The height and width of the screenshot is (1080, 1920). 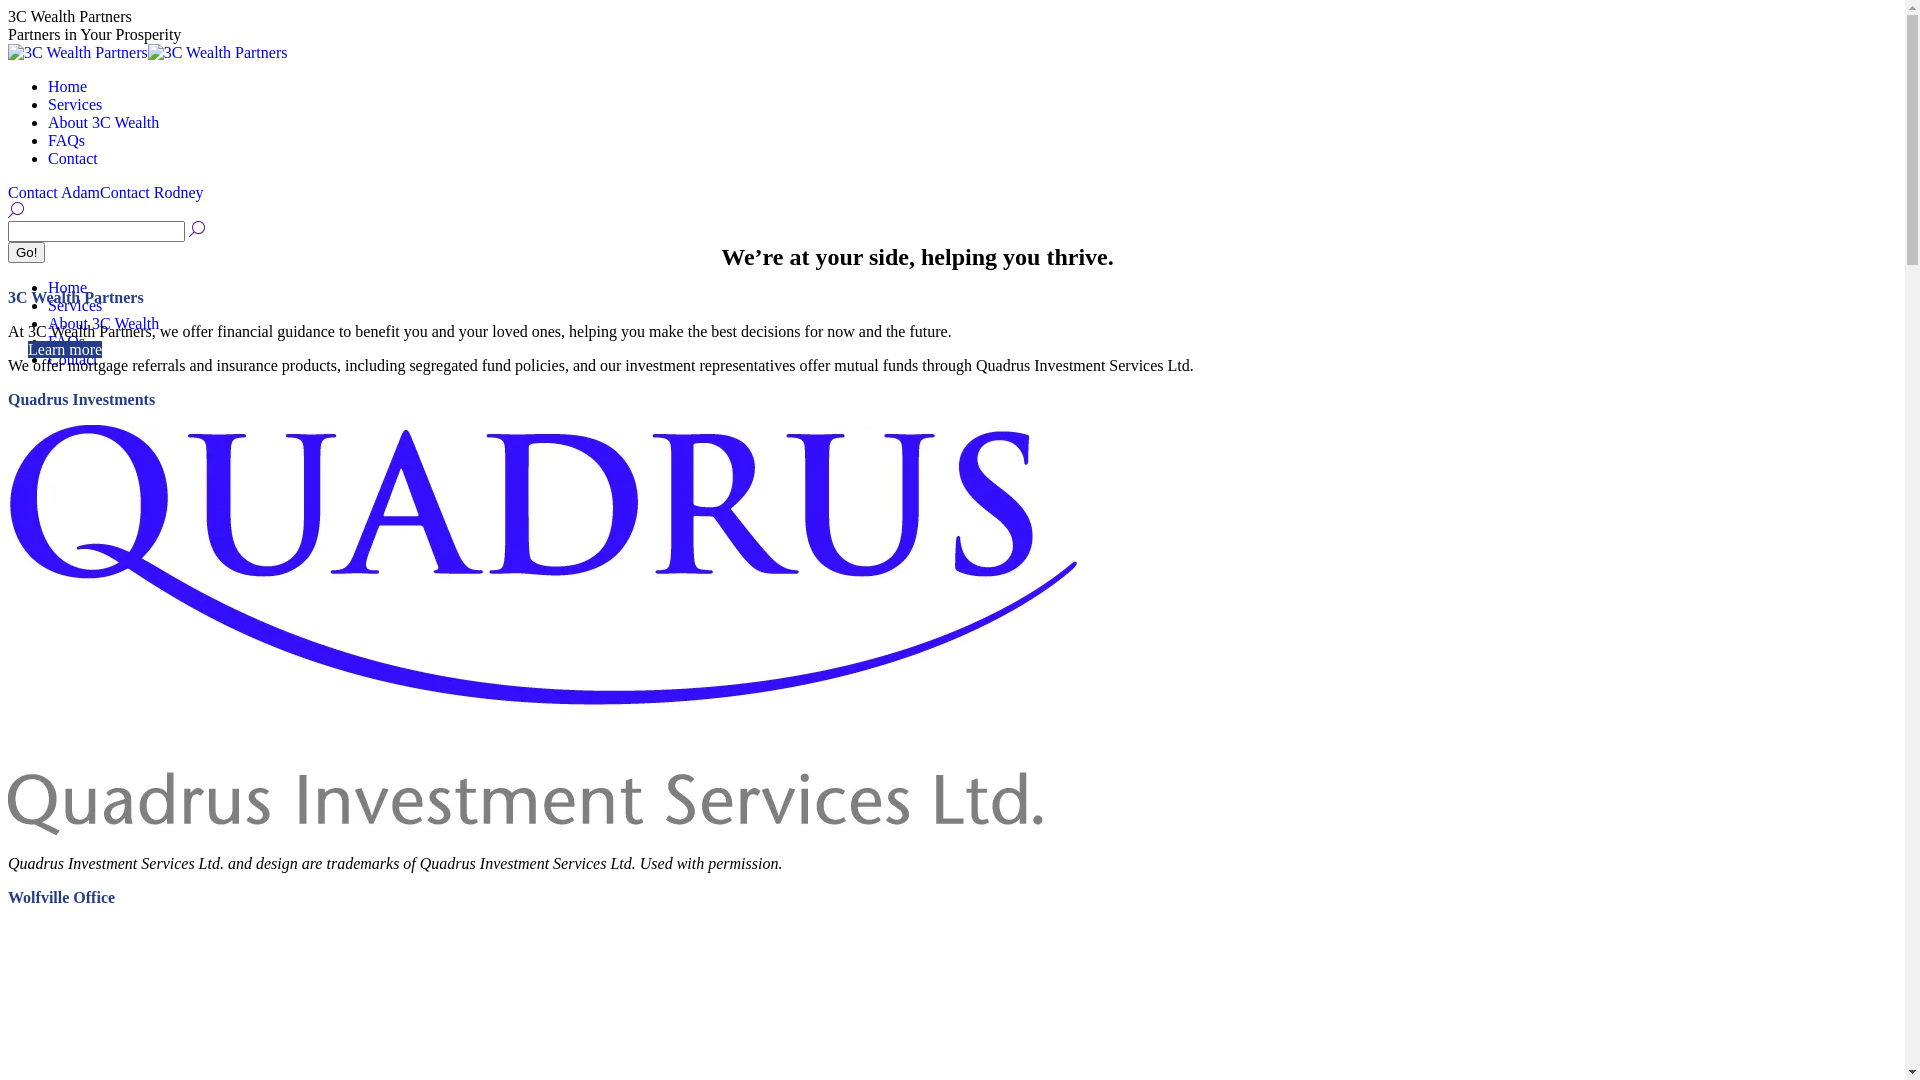 What do you see at coordinates (48, 157) in the screenshot?
I see `'Contact'` at bounding box center [48, 157].